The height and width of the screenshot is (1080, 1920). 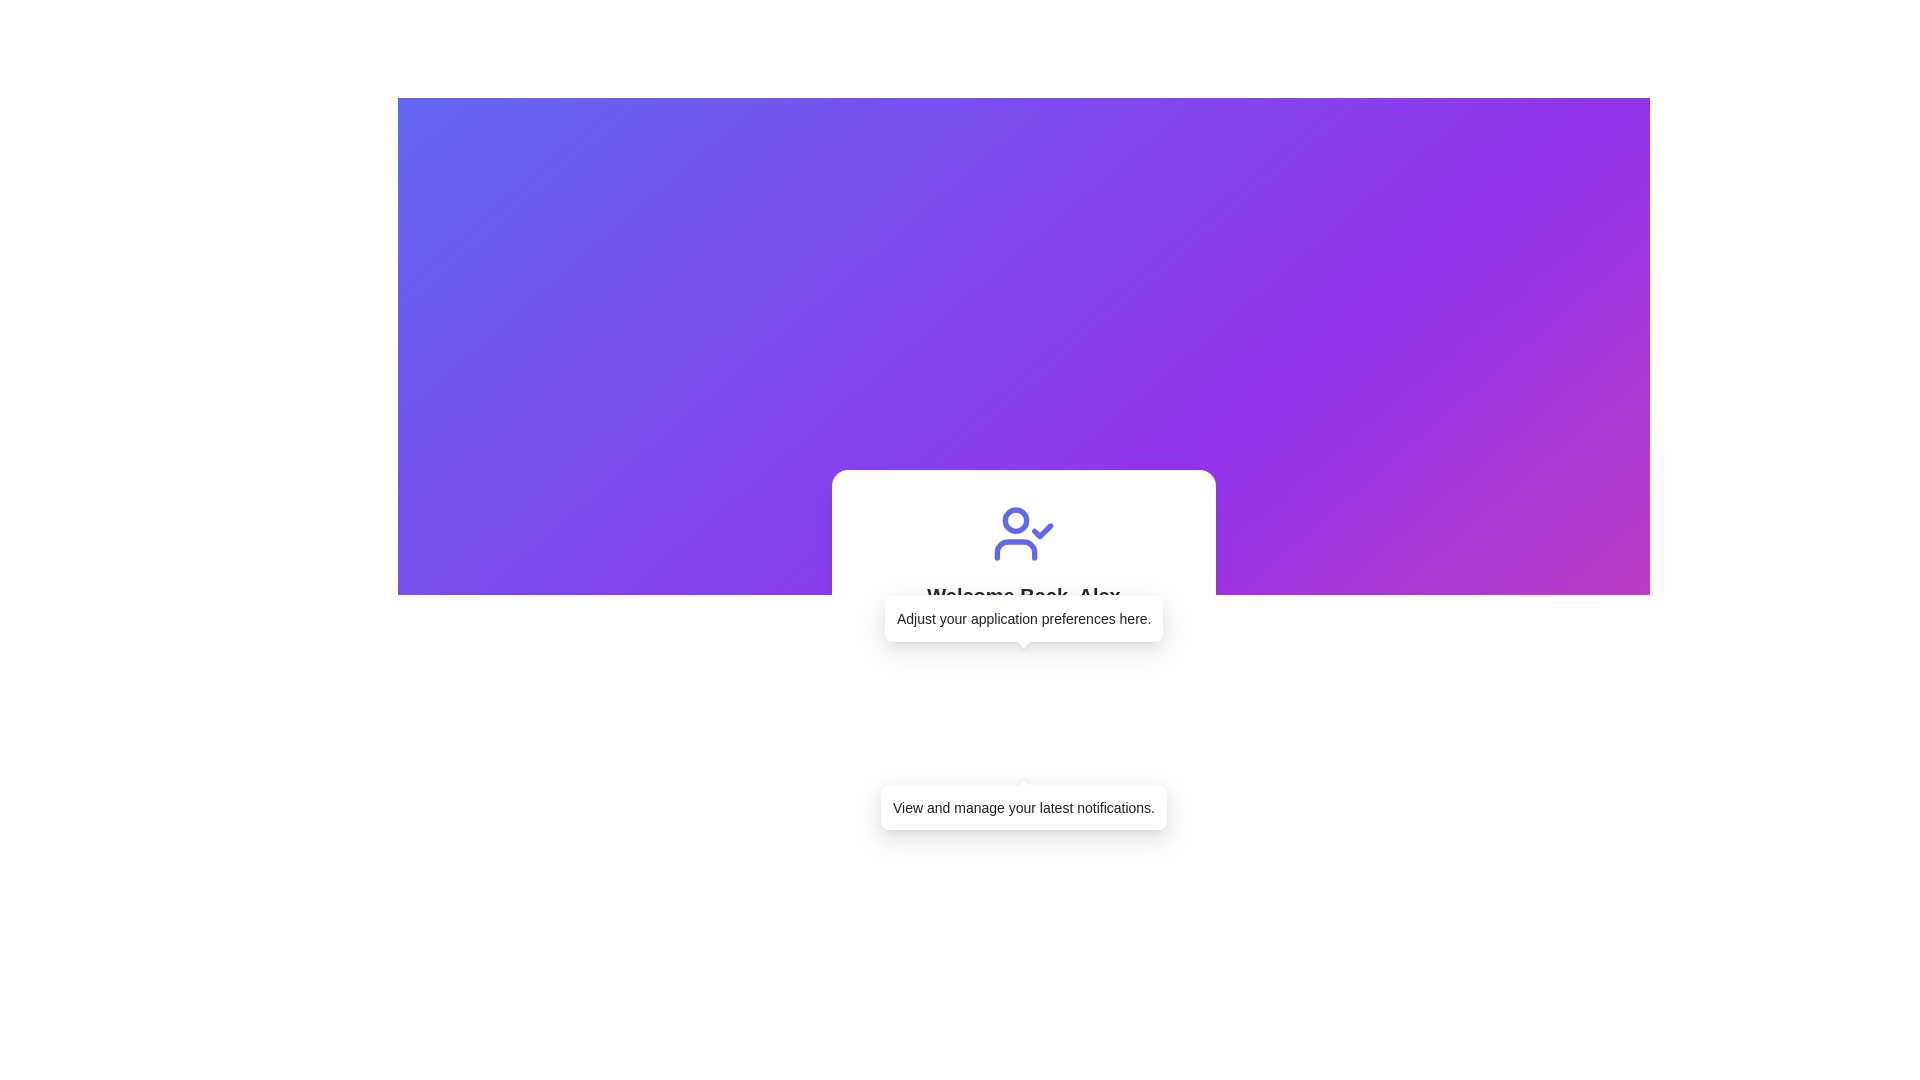 I want to click on the checkmark icon within the SVG that indicates user verification, located near the top-center of the SVG, overlaying the right shoulder of the user outline, so click(x=1041, y=530).